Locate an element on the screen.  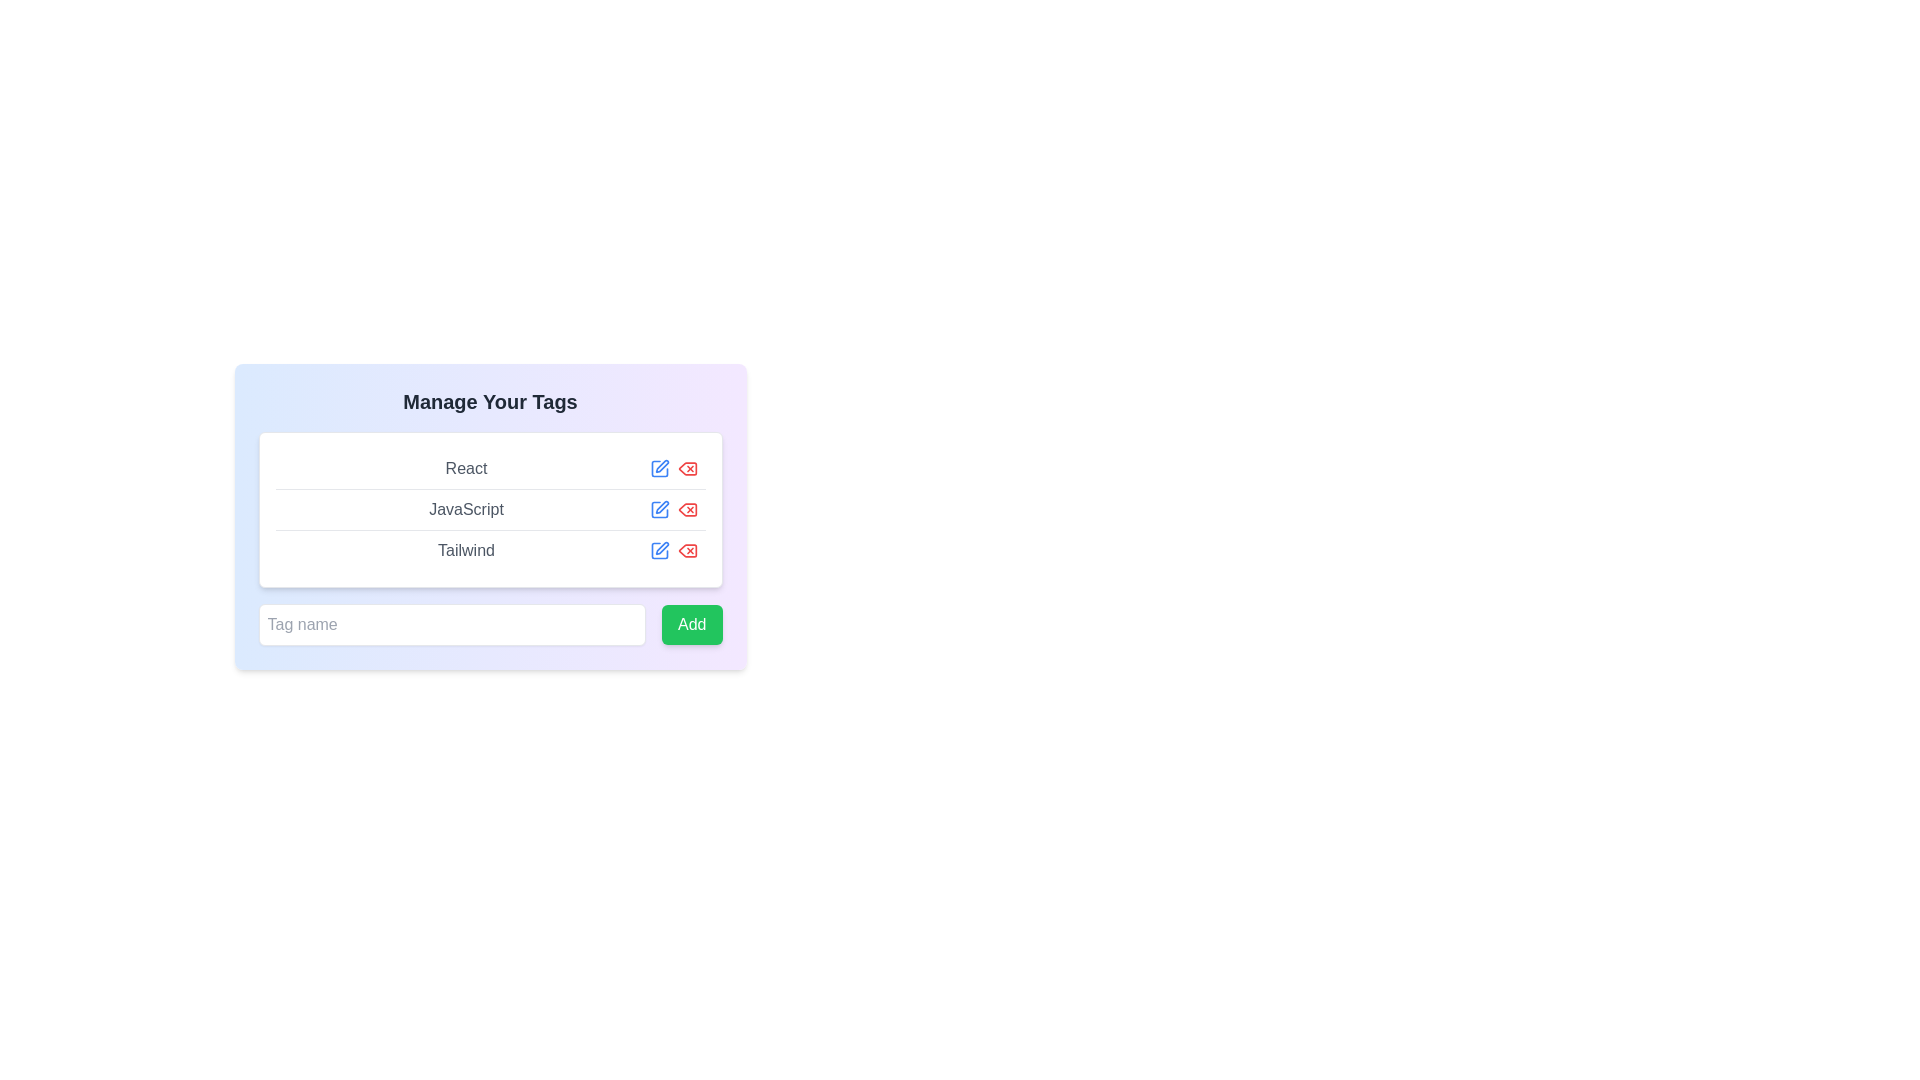
the 'Tailwind' text label element in the third row of the 'Manage Your Tags' modal dialog, which is displayed in medium gray font against a white background is located at coordinates (465, 551).